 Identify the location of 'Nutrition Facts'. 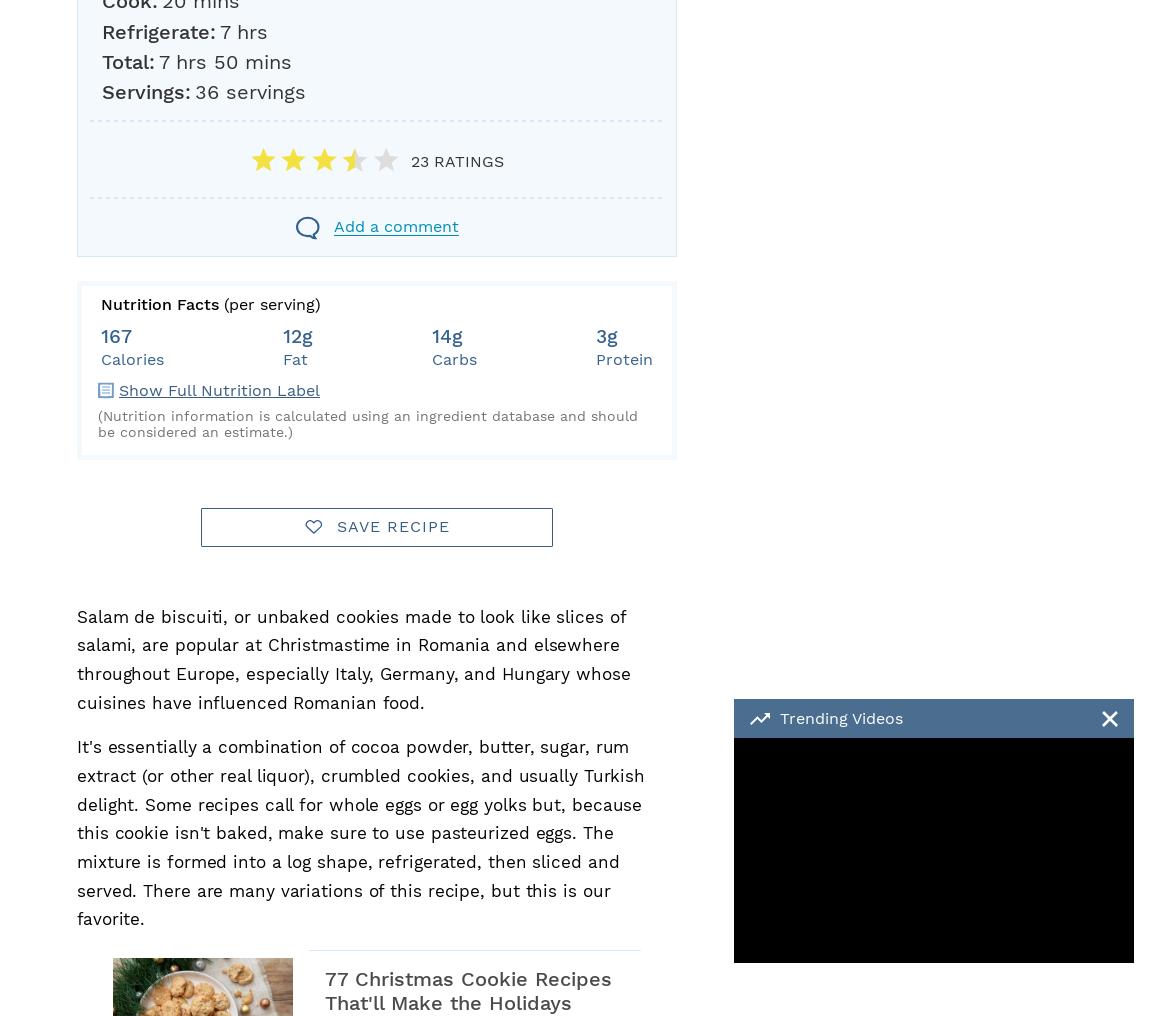
(161, 303).